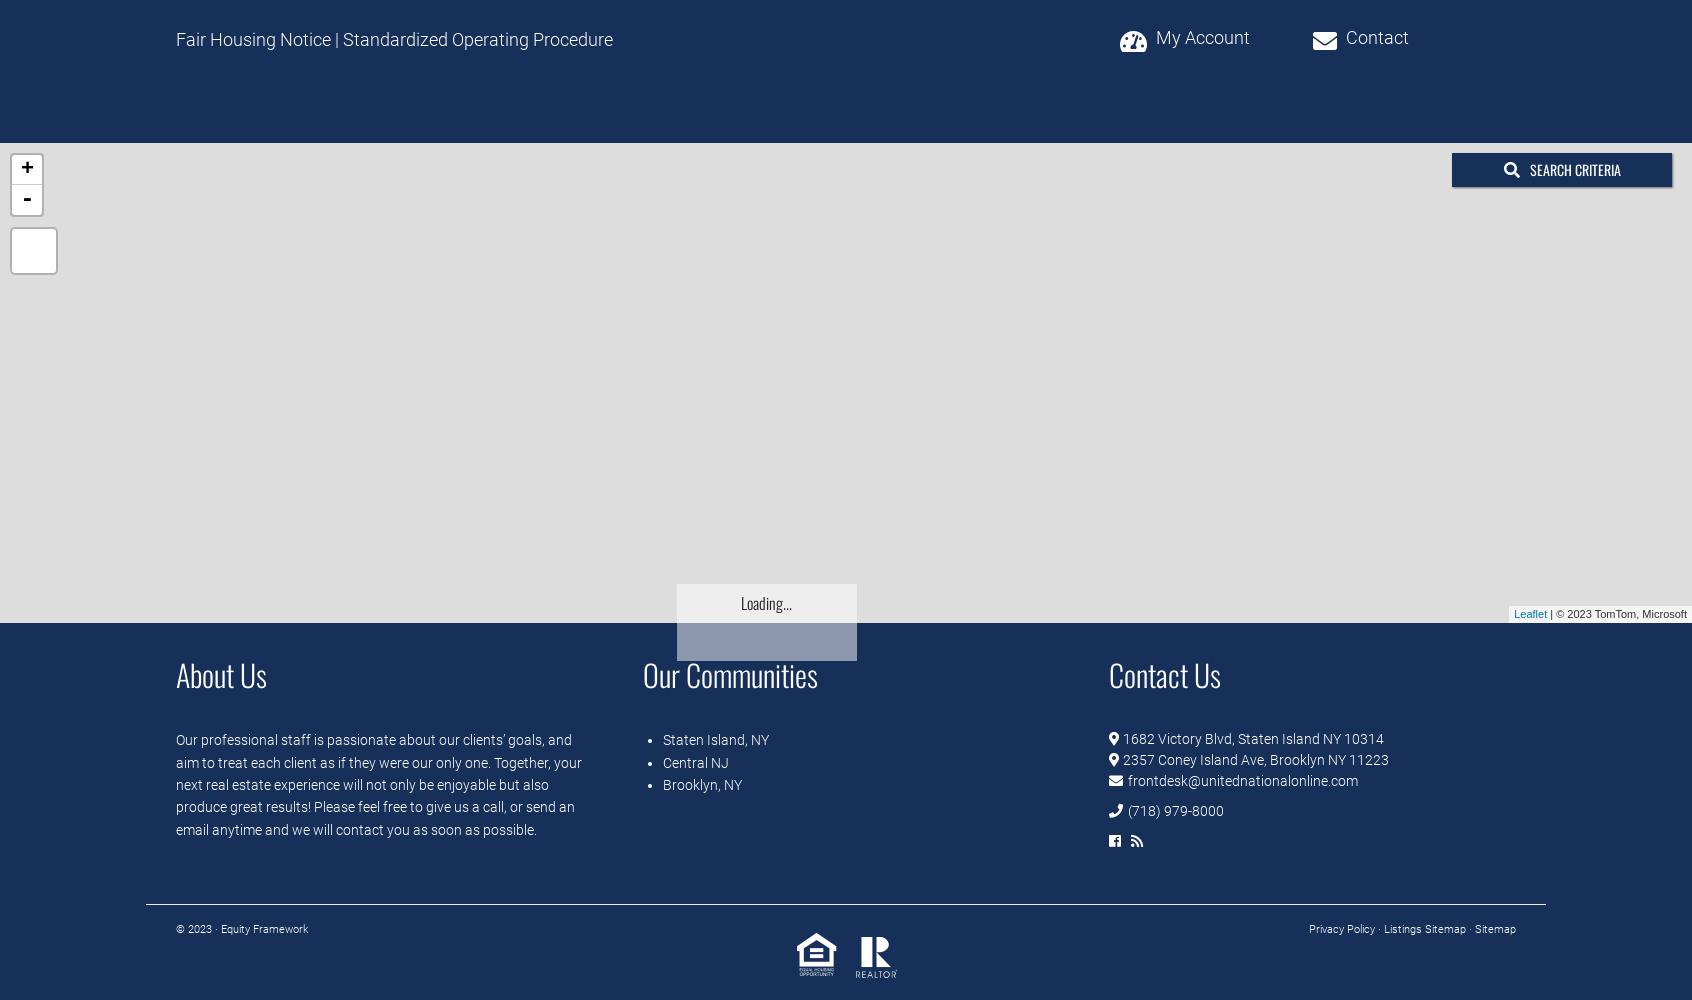 This screenshot has width=1692, height=1000. I want to click on 'Staten Island, NY', so click(714, 739).